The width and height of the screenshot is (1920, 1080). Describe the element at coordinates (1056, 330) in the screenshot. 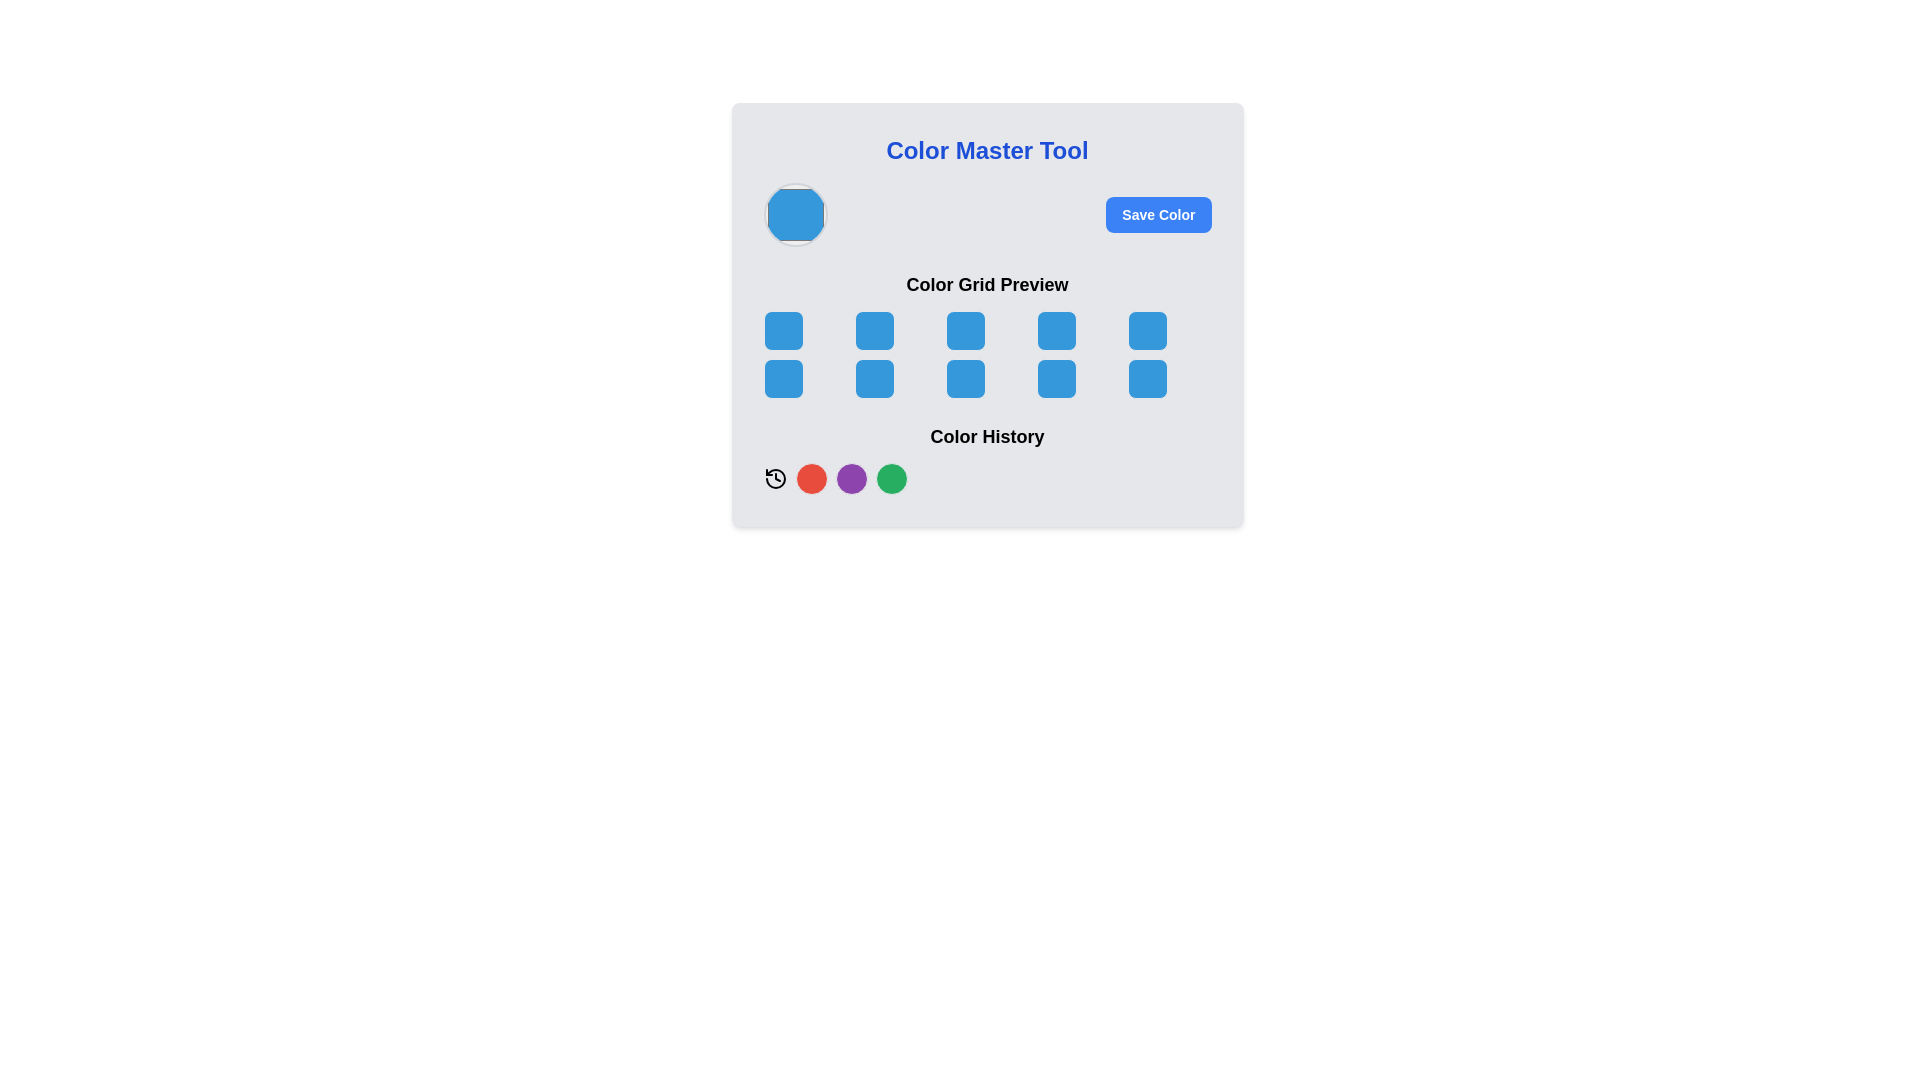

I see `the color selection button located in the first row, fourth column of the color grid` at that location.